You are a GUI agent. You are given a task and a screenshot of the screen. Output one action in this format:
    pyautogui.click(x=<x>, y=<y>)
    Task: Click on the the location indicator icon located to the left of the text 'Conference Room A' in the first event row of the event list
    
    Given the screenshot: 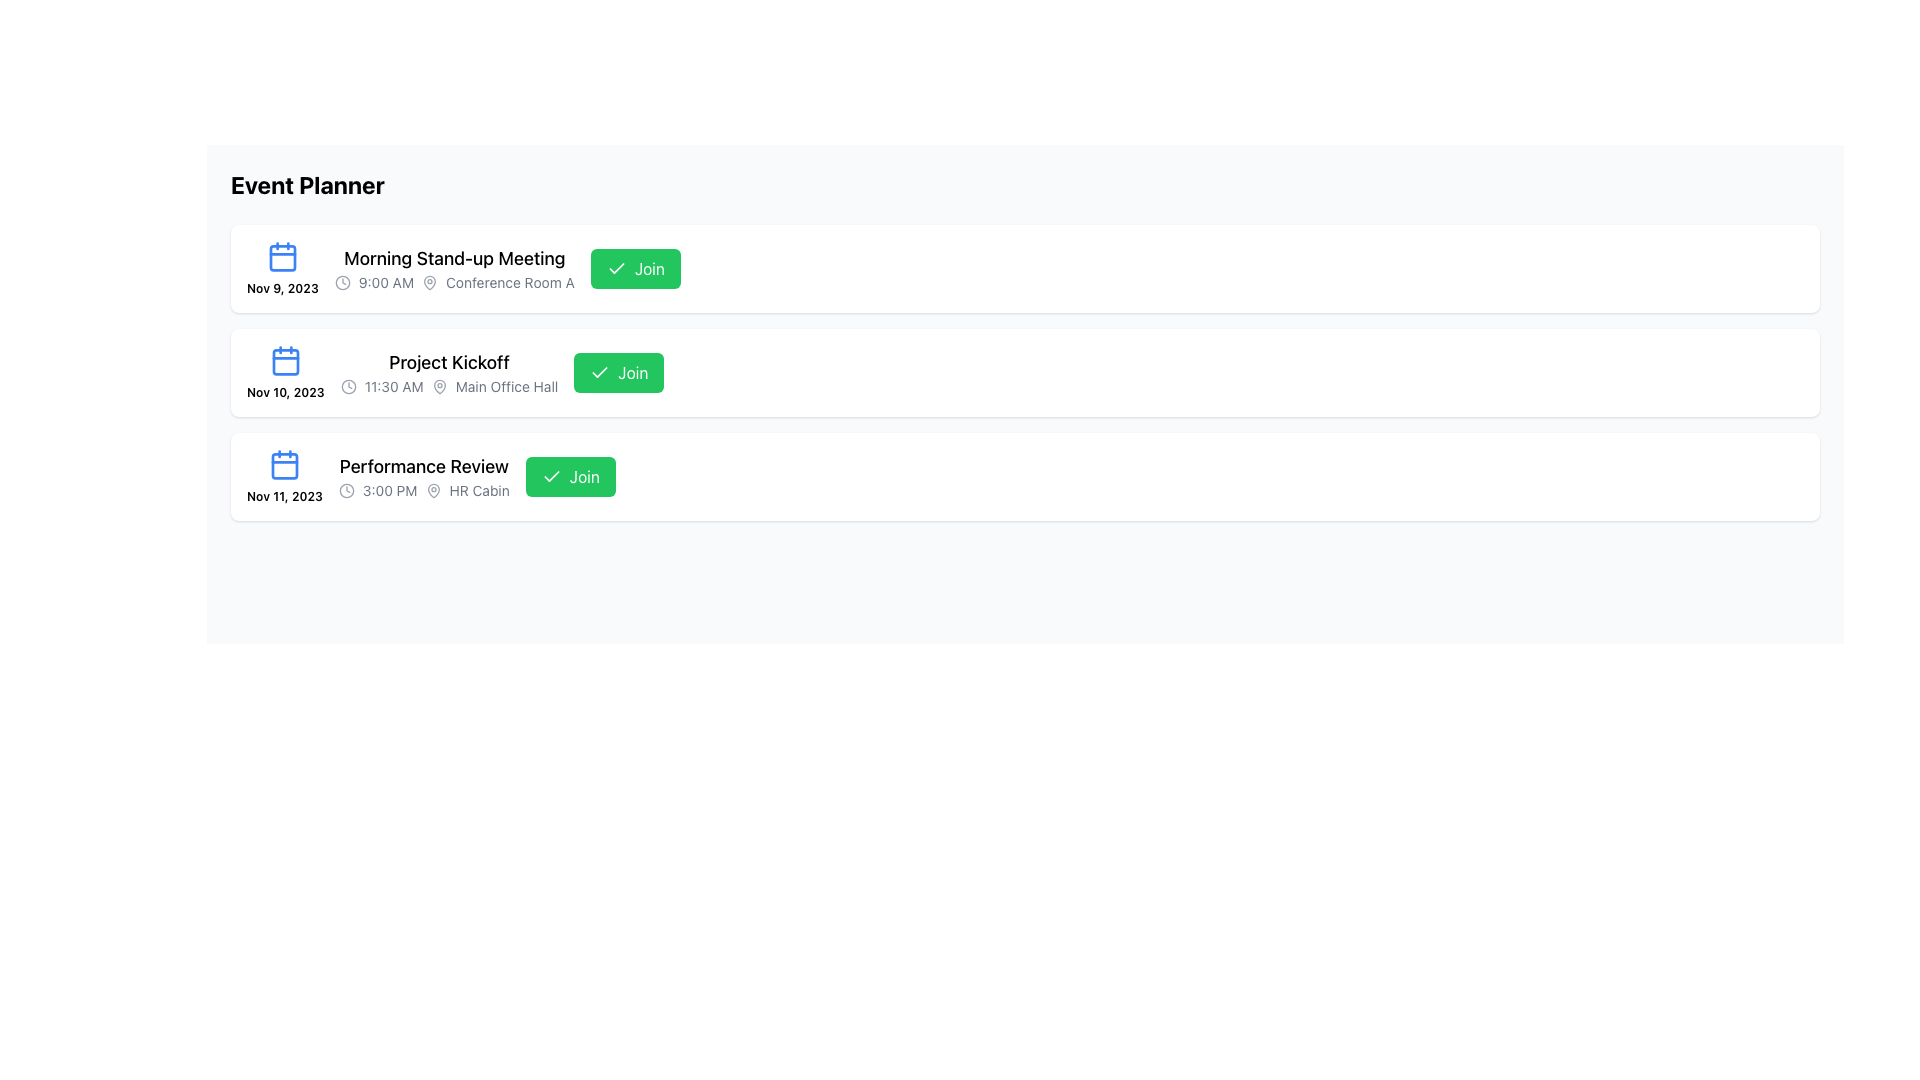 What is the action you would take?
    pyautogui.click(x=429, y=282)
    